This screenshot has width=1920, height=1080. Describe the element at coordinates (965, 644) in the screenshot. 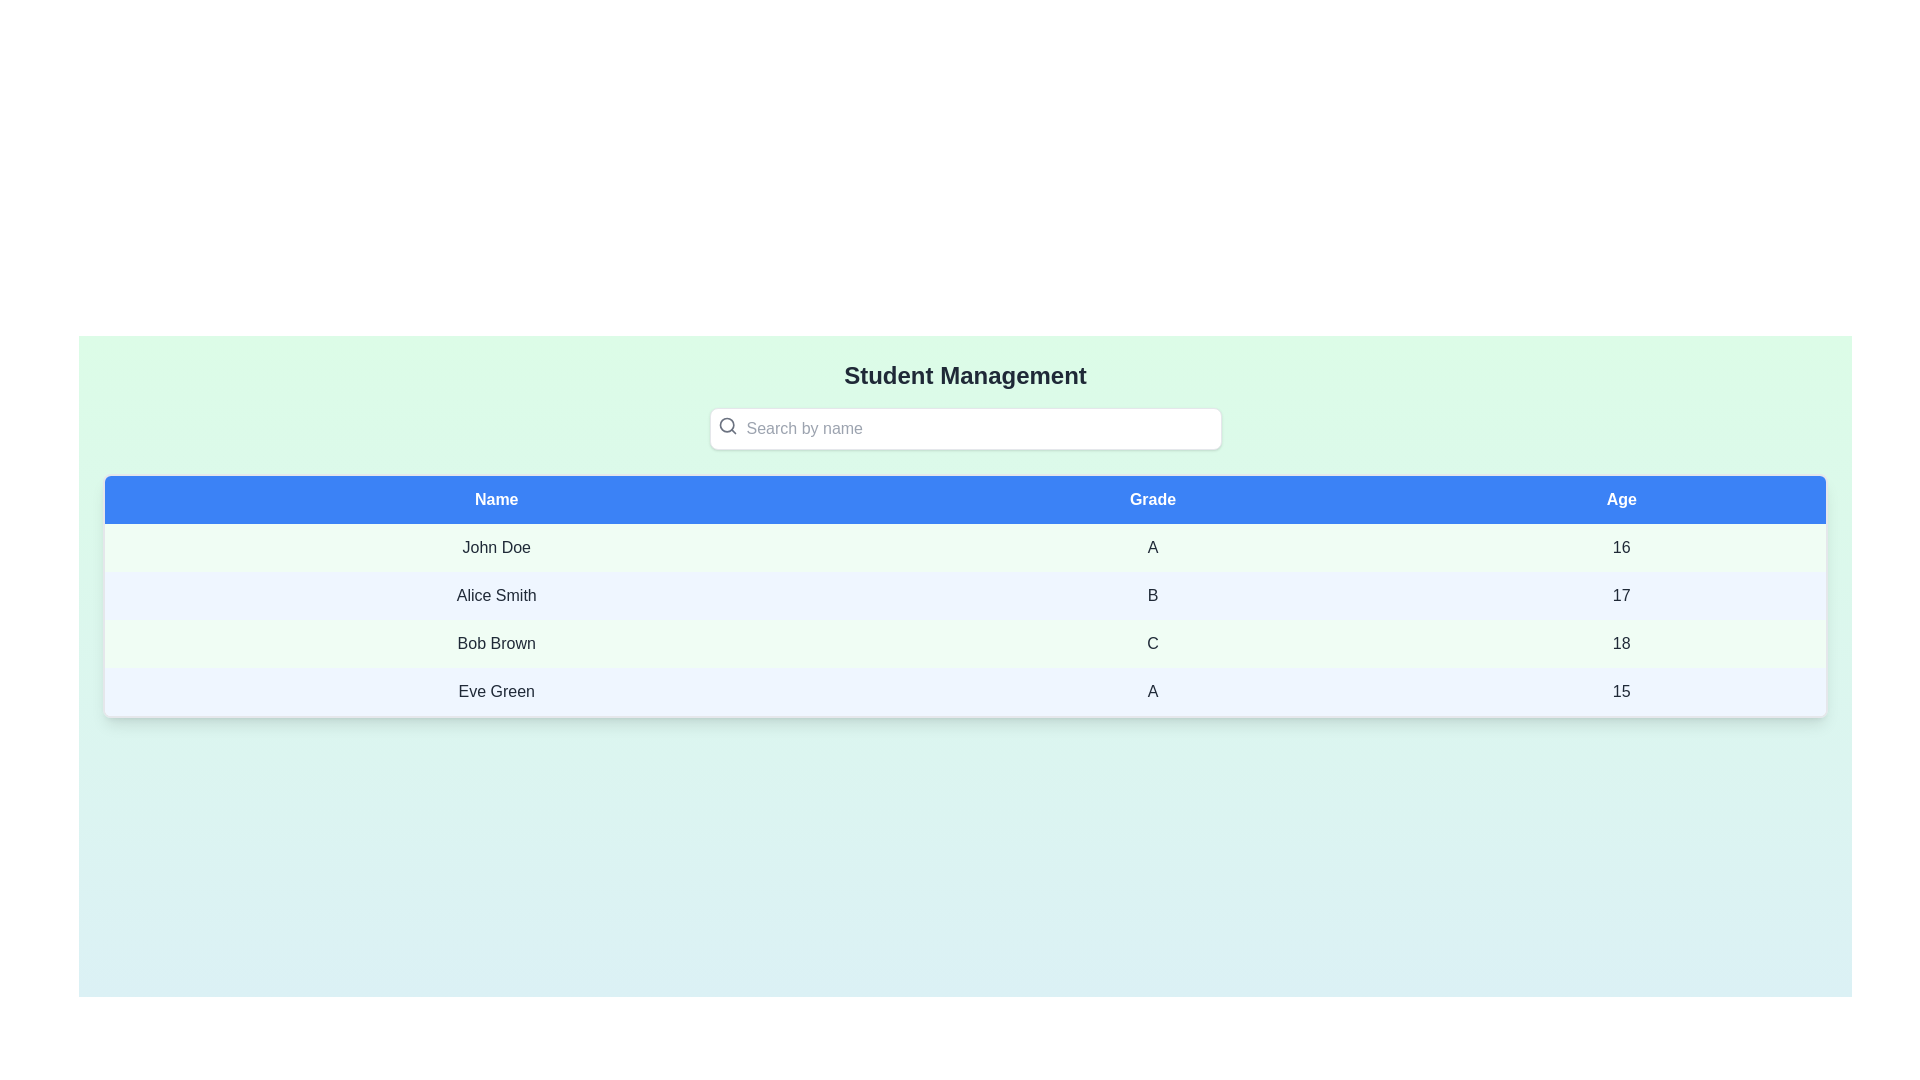

I see `the third row of the data table which contains information about 'Bob Brown', grade 'C', and age '18'` at that location.